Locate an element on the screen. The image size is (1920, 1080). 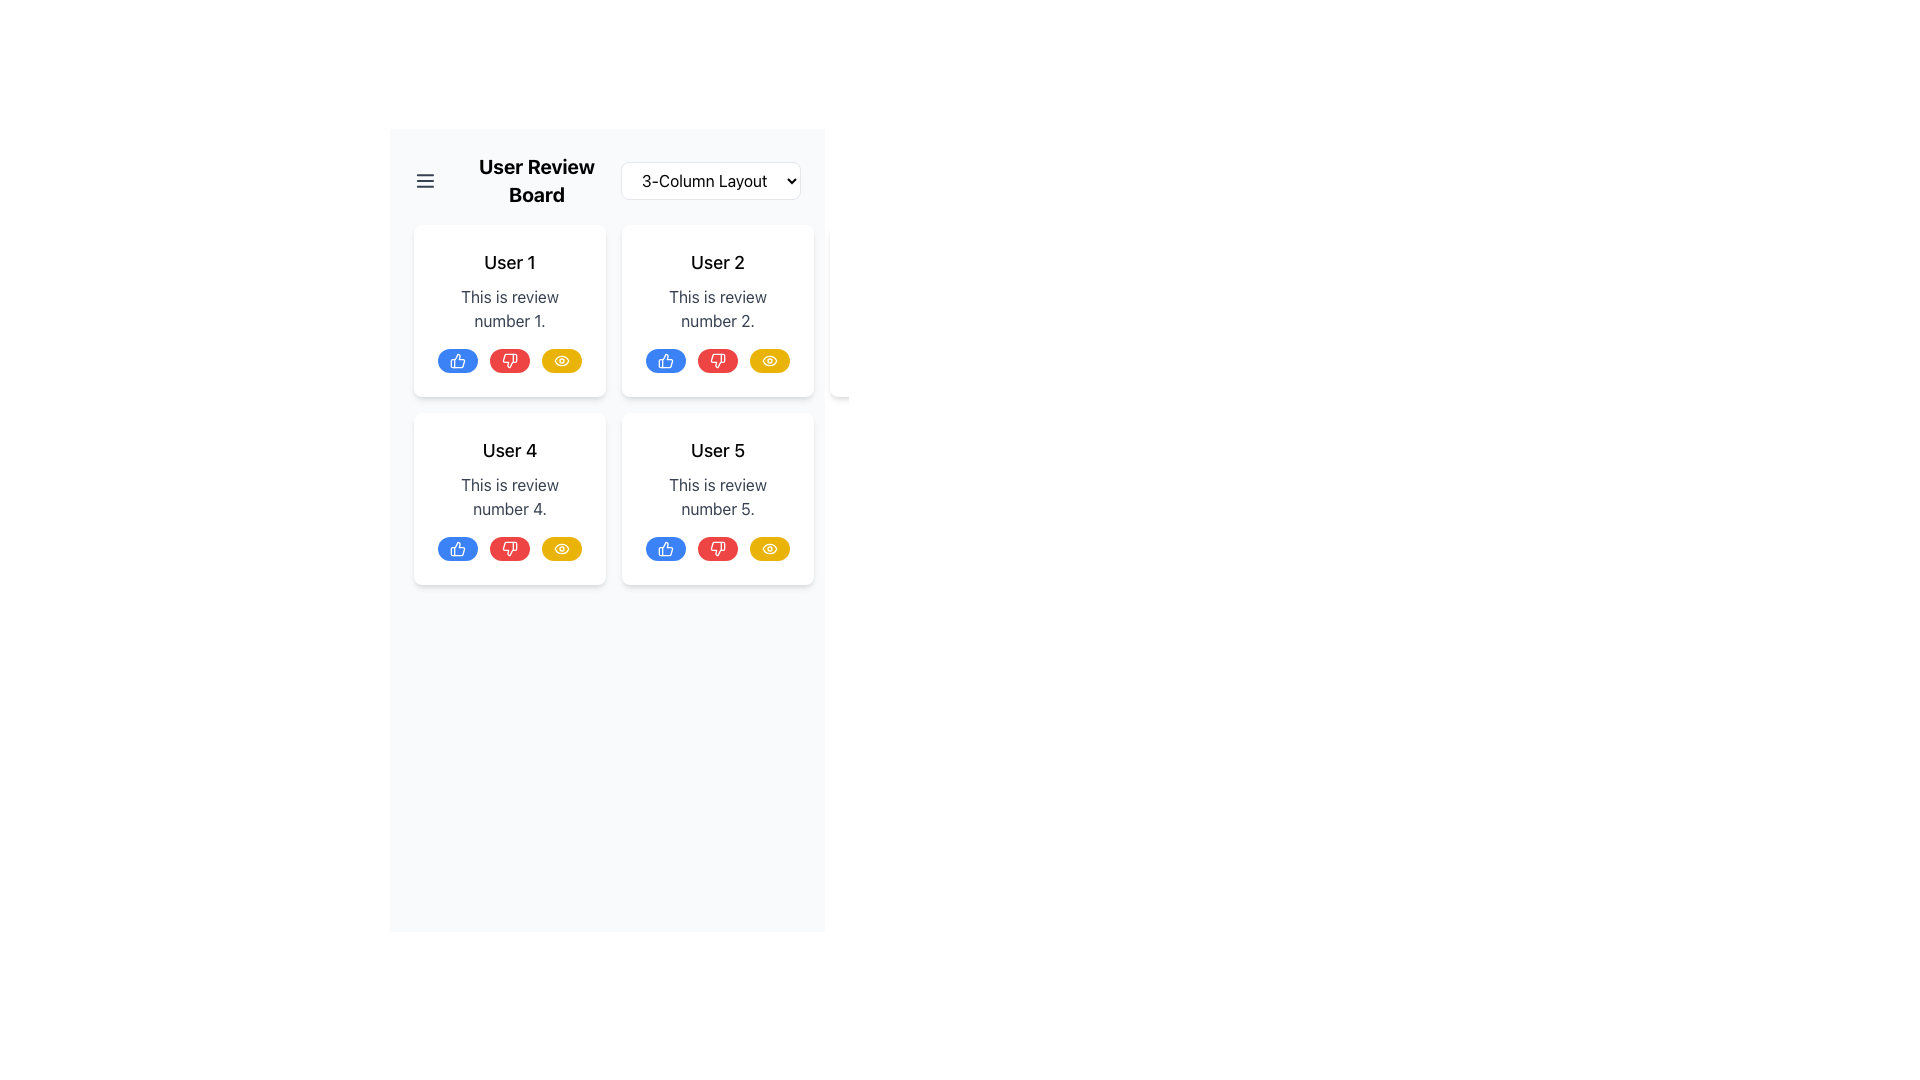
the circular yellow button with a white eye icon located in the bottom-right corner of the card labeled 'User 4' is located at coordinates (560, 548).